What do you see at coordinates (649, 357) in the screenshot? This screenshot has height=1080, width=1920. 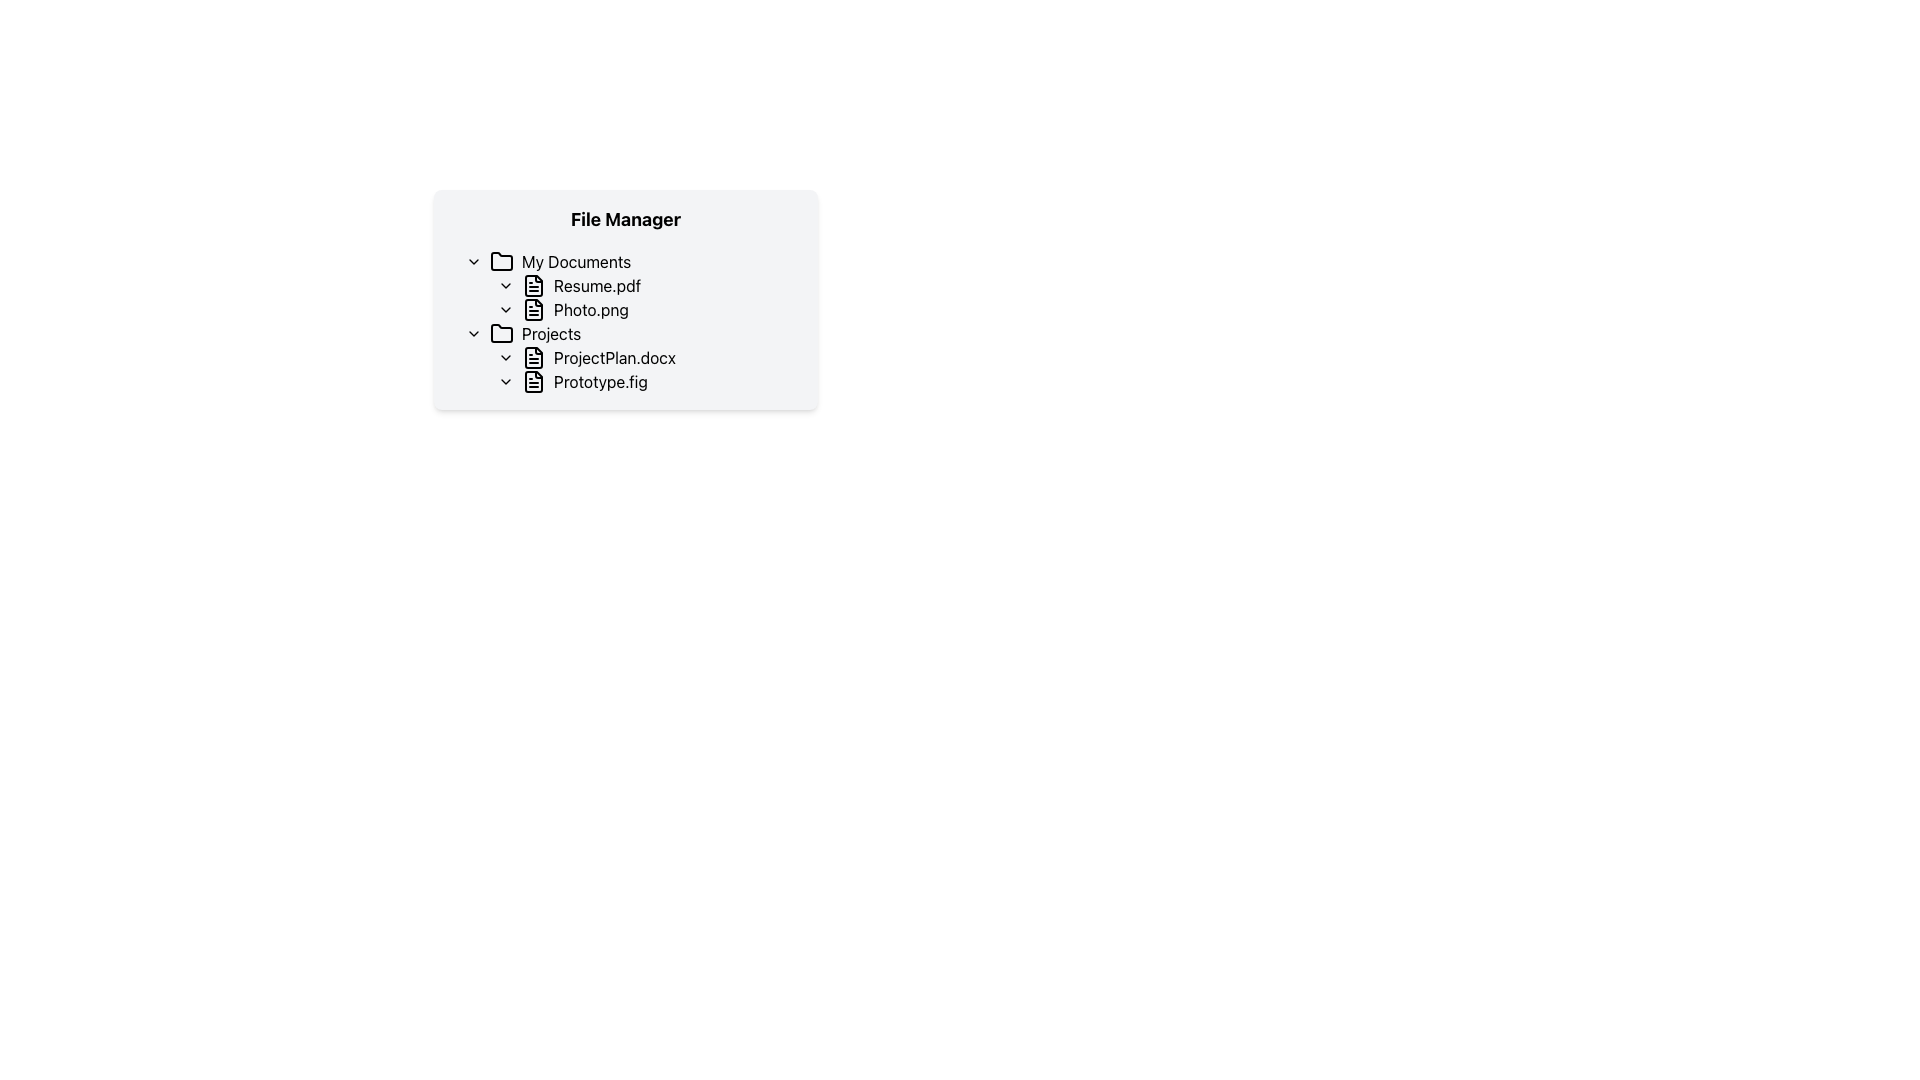 I see `the text label and file icon representing 'ProjectPlan.docx'` at bounding box center [649, 357].